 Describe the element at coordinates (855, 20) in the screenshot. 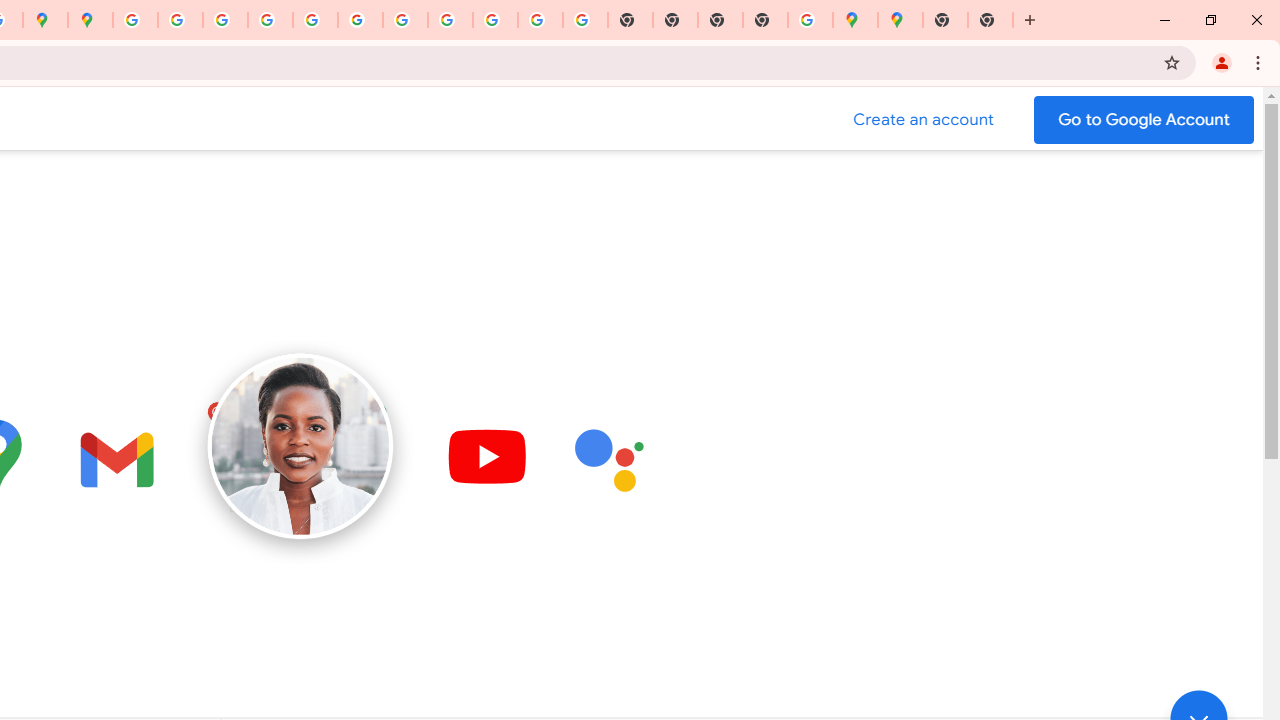

I see `'Google Maps'` at that location.